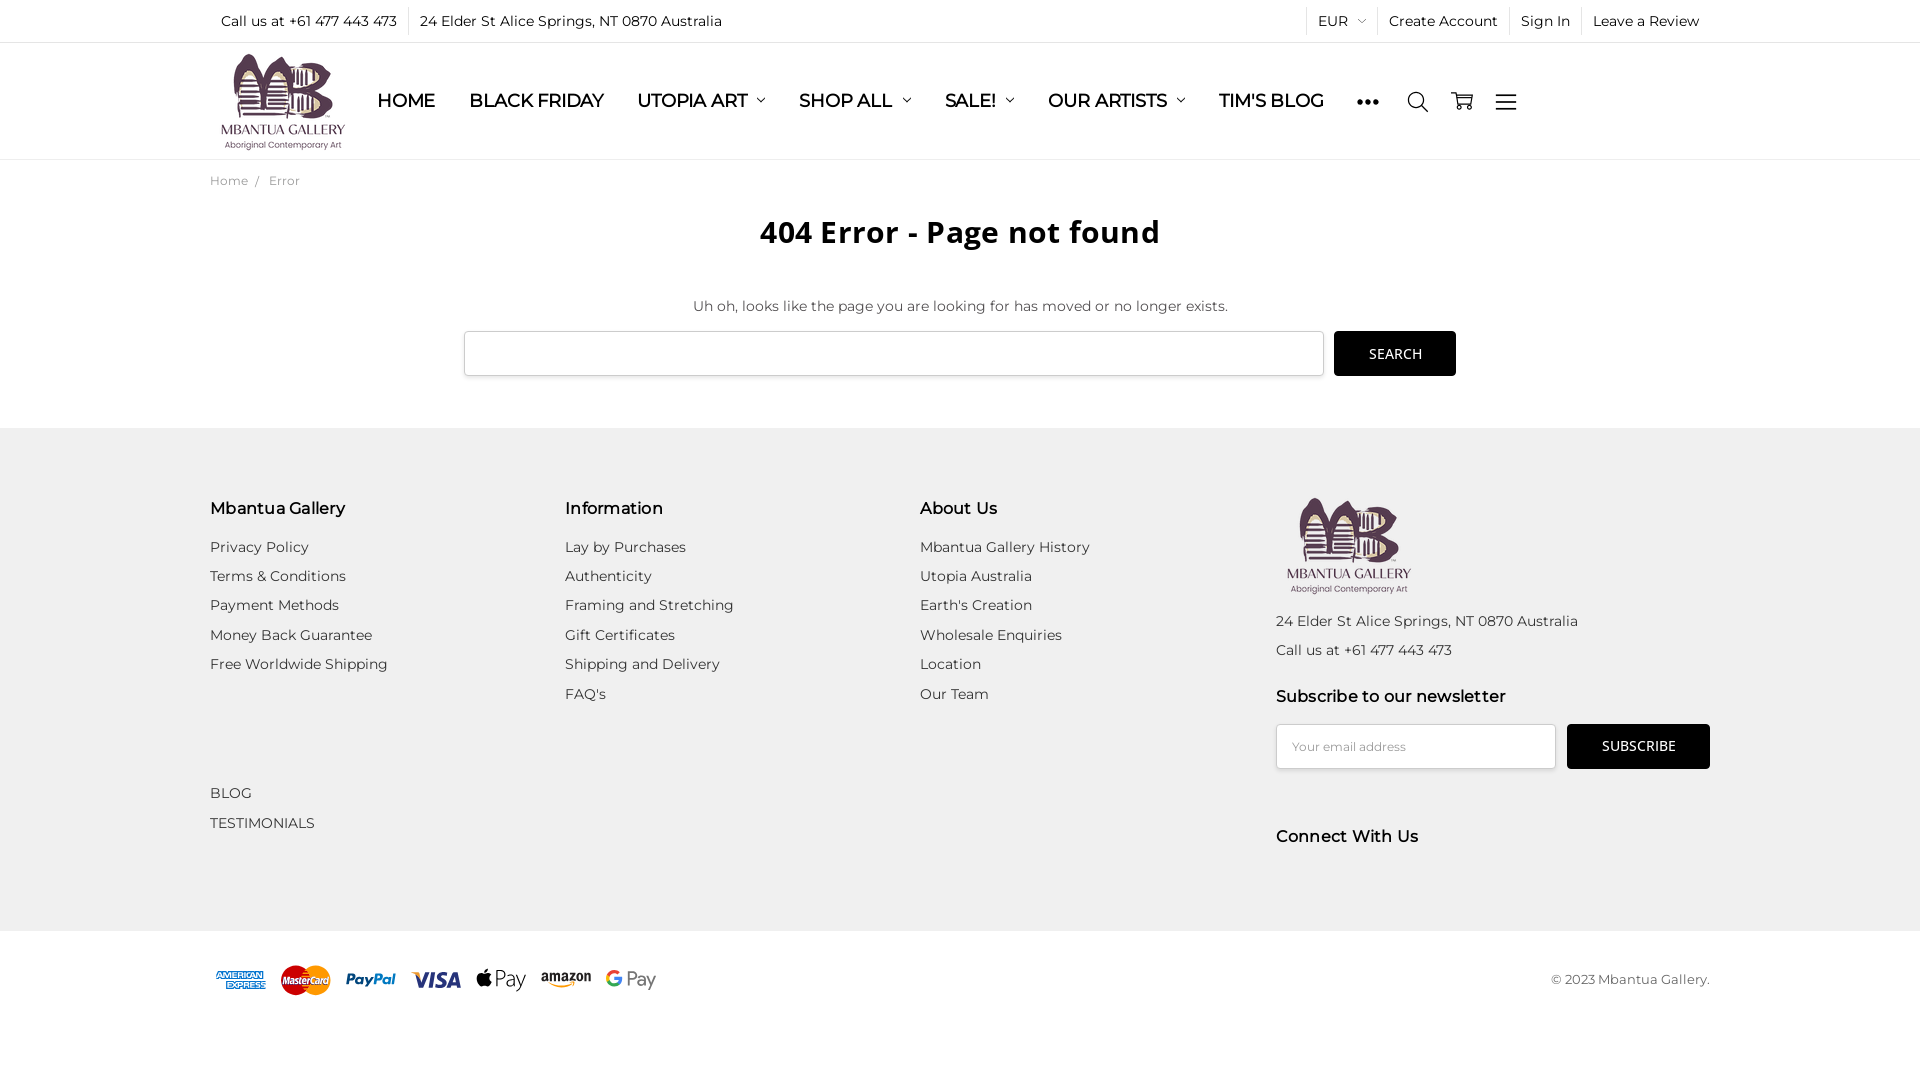 Image resolution: width=1920 pixels, height=1080 pixels. I want to click on 'Privacy Policy', so click(258, 547).